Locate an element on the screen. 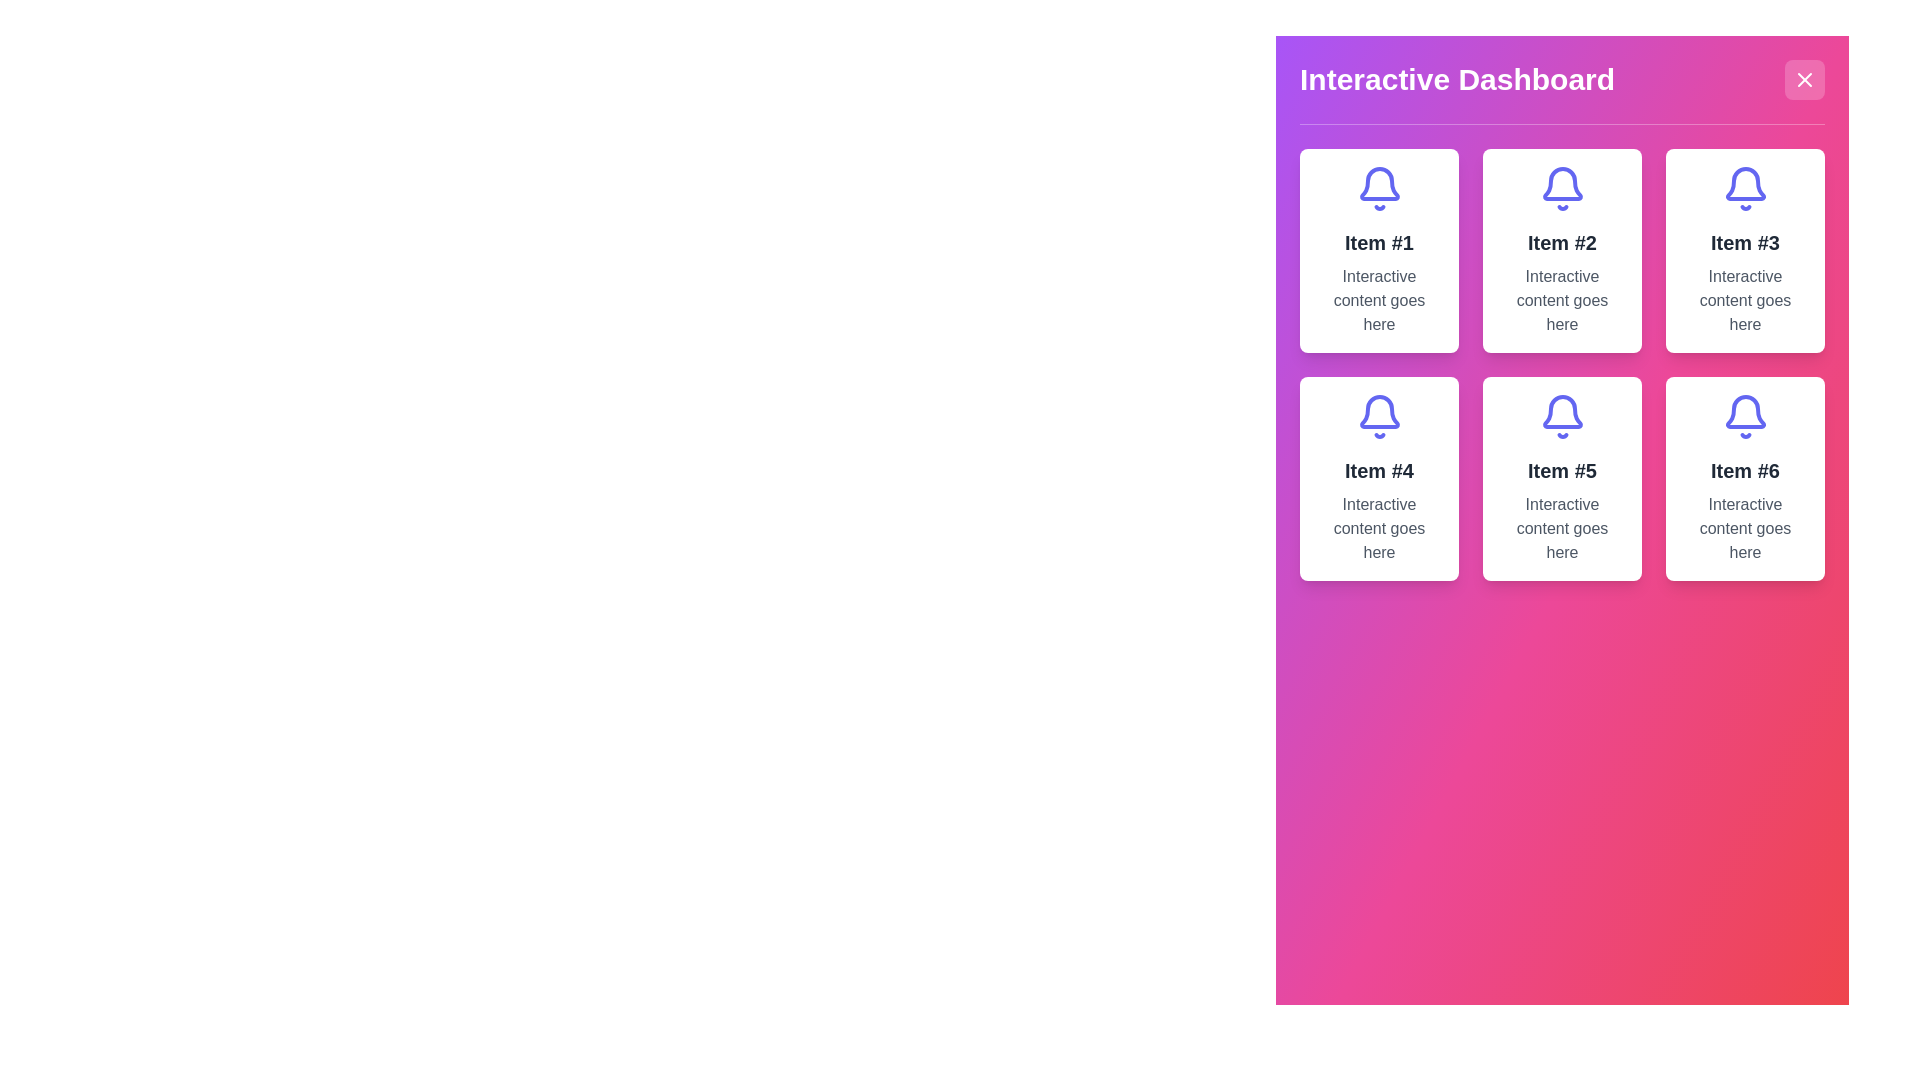 Image resolution: width=1920 pixels, height=1080 pixels. the text label displaying 'Item #2' which is centrally aligned within its card in the 'Interactive Dashboard' interface is located at coordinates (1561, 242).